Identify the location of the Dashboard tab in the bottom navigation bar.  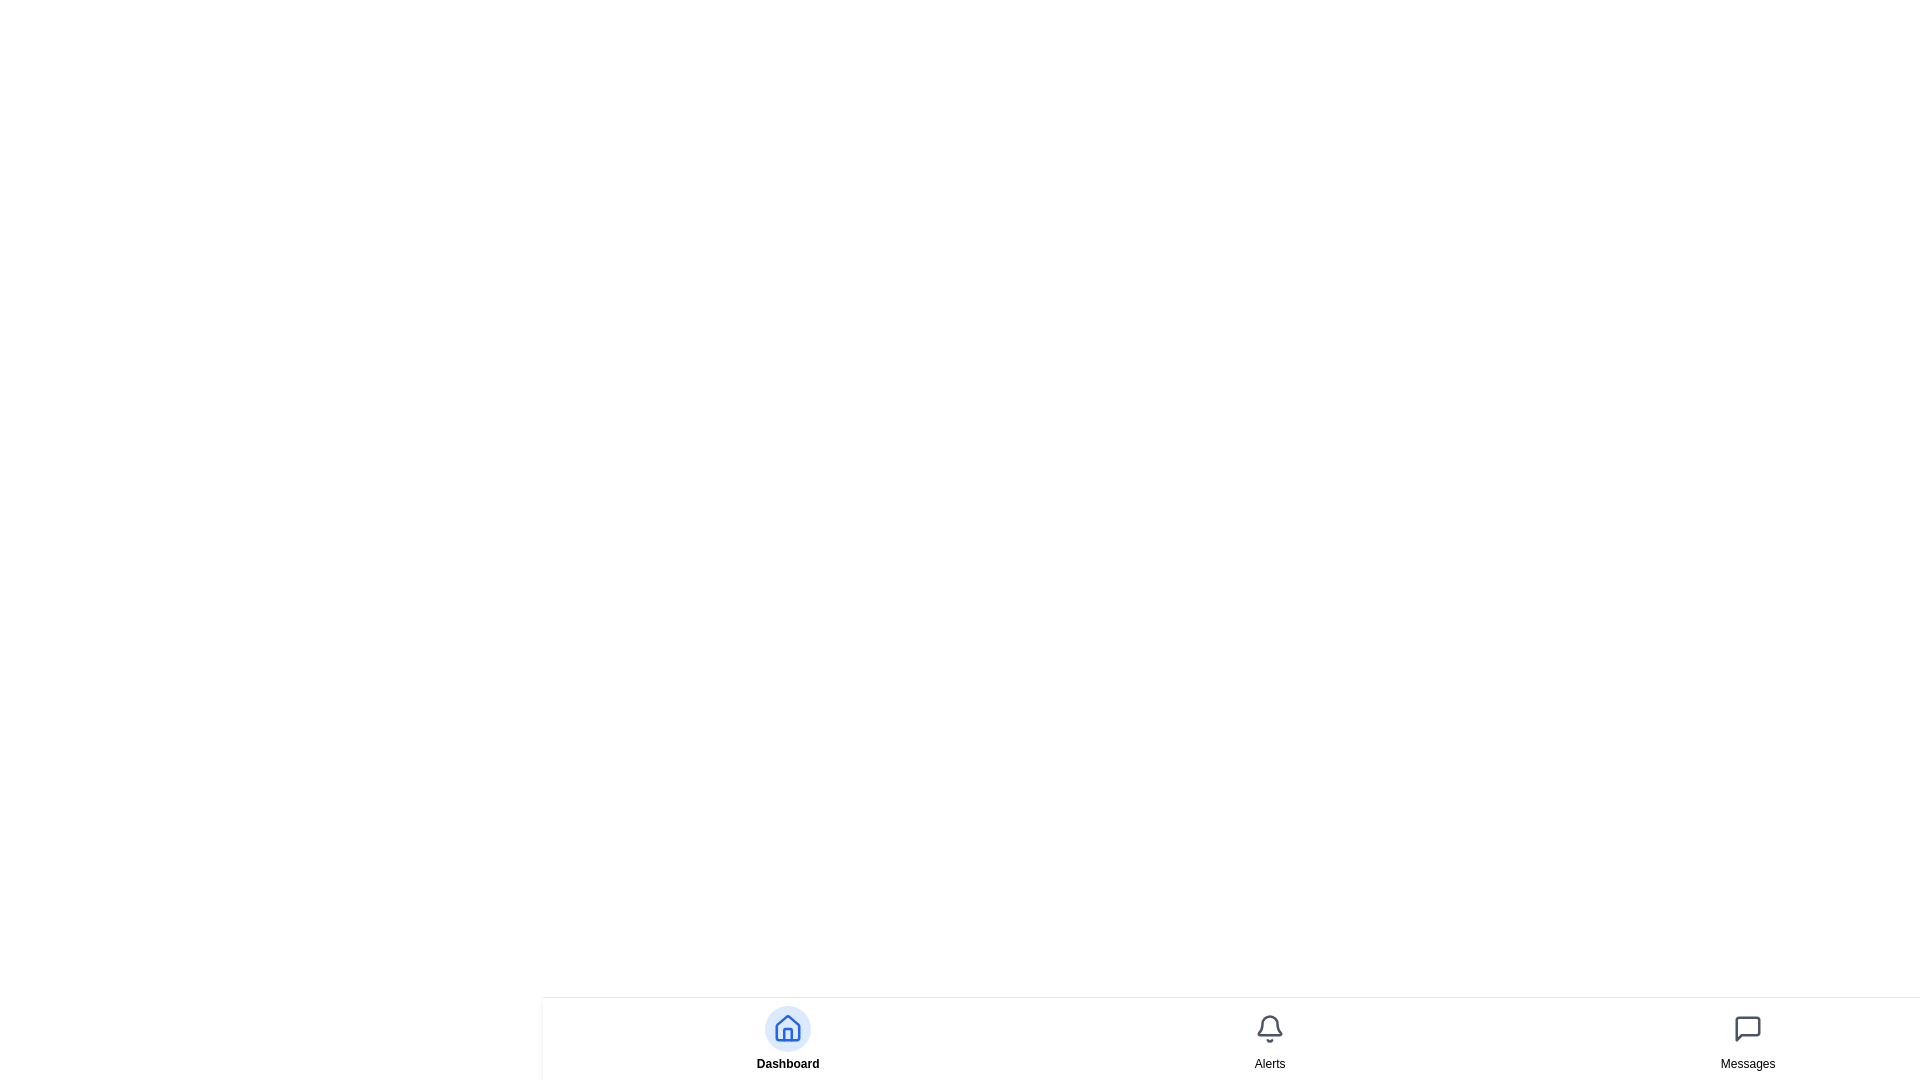
(786, 1037).